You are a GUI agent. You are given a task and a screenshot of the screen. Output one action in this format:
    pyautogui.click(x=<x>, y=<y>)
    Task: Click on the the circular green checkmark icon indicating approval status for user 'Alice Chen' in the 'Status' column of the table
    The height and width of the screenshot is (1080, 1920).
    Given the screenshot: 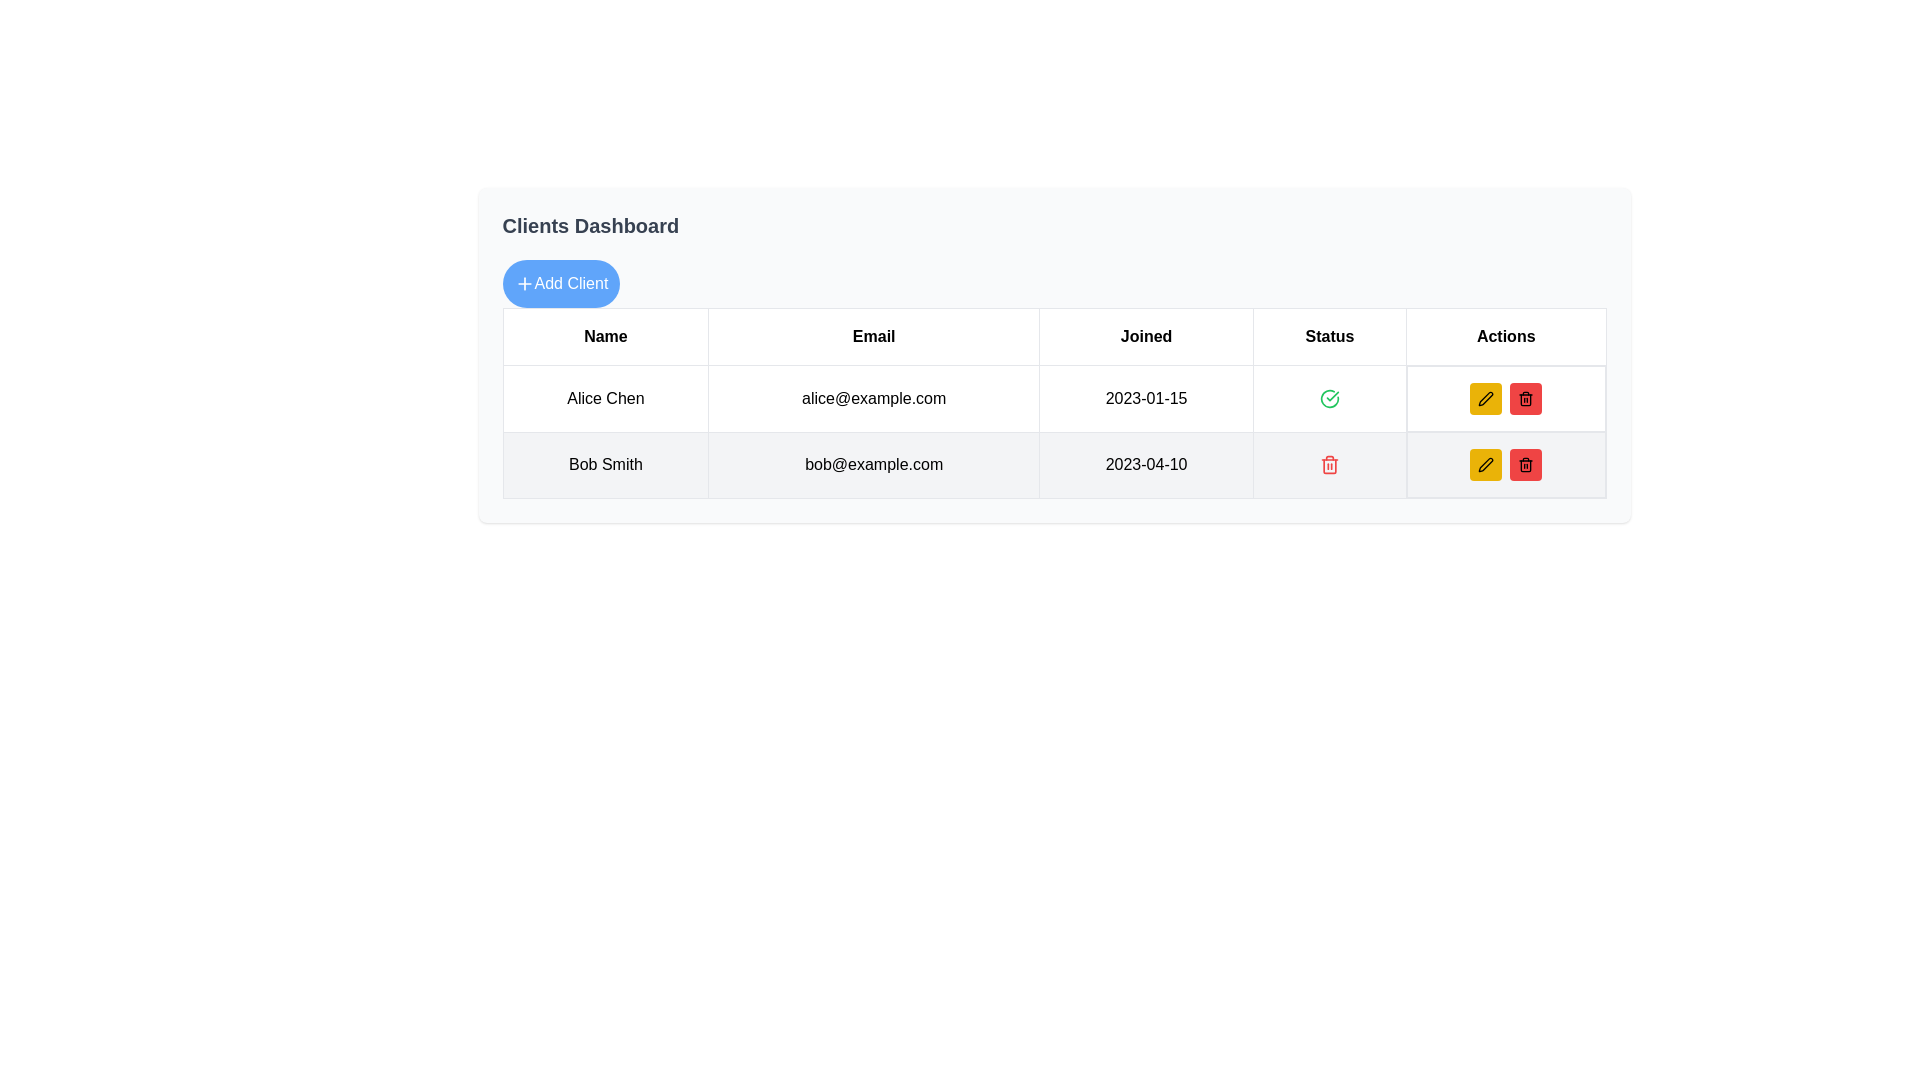 What is the action you would take?
    pyautogui.click(x=1329, y=398)
    